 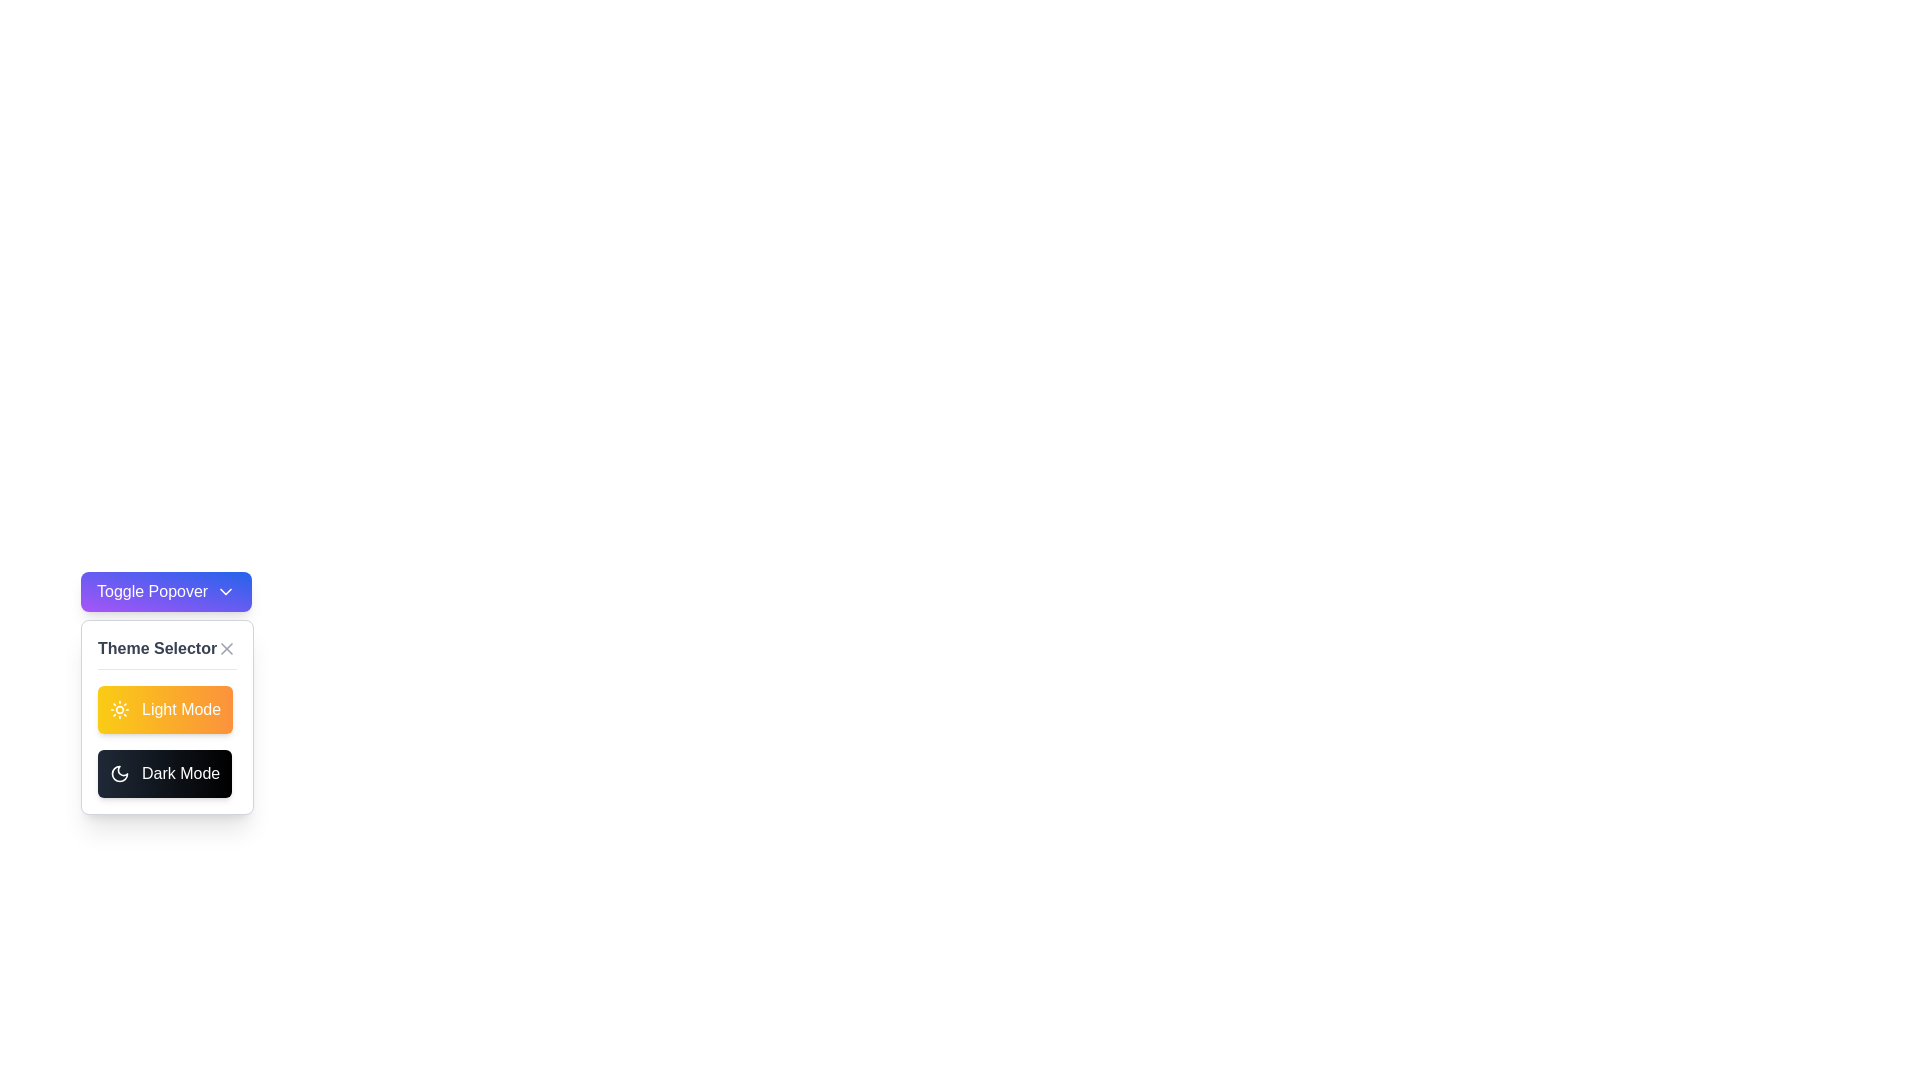 What do you see at coordinates (166, 590) in the screenshot?
I see `the 'Toggle Popover' button, which is a rectangular button with rounded corners, featuring a gradient background from purple to blue and displaying the text 'Toggle Popover' in white with a downwards chevron icon` at bounding box center [166, 590].